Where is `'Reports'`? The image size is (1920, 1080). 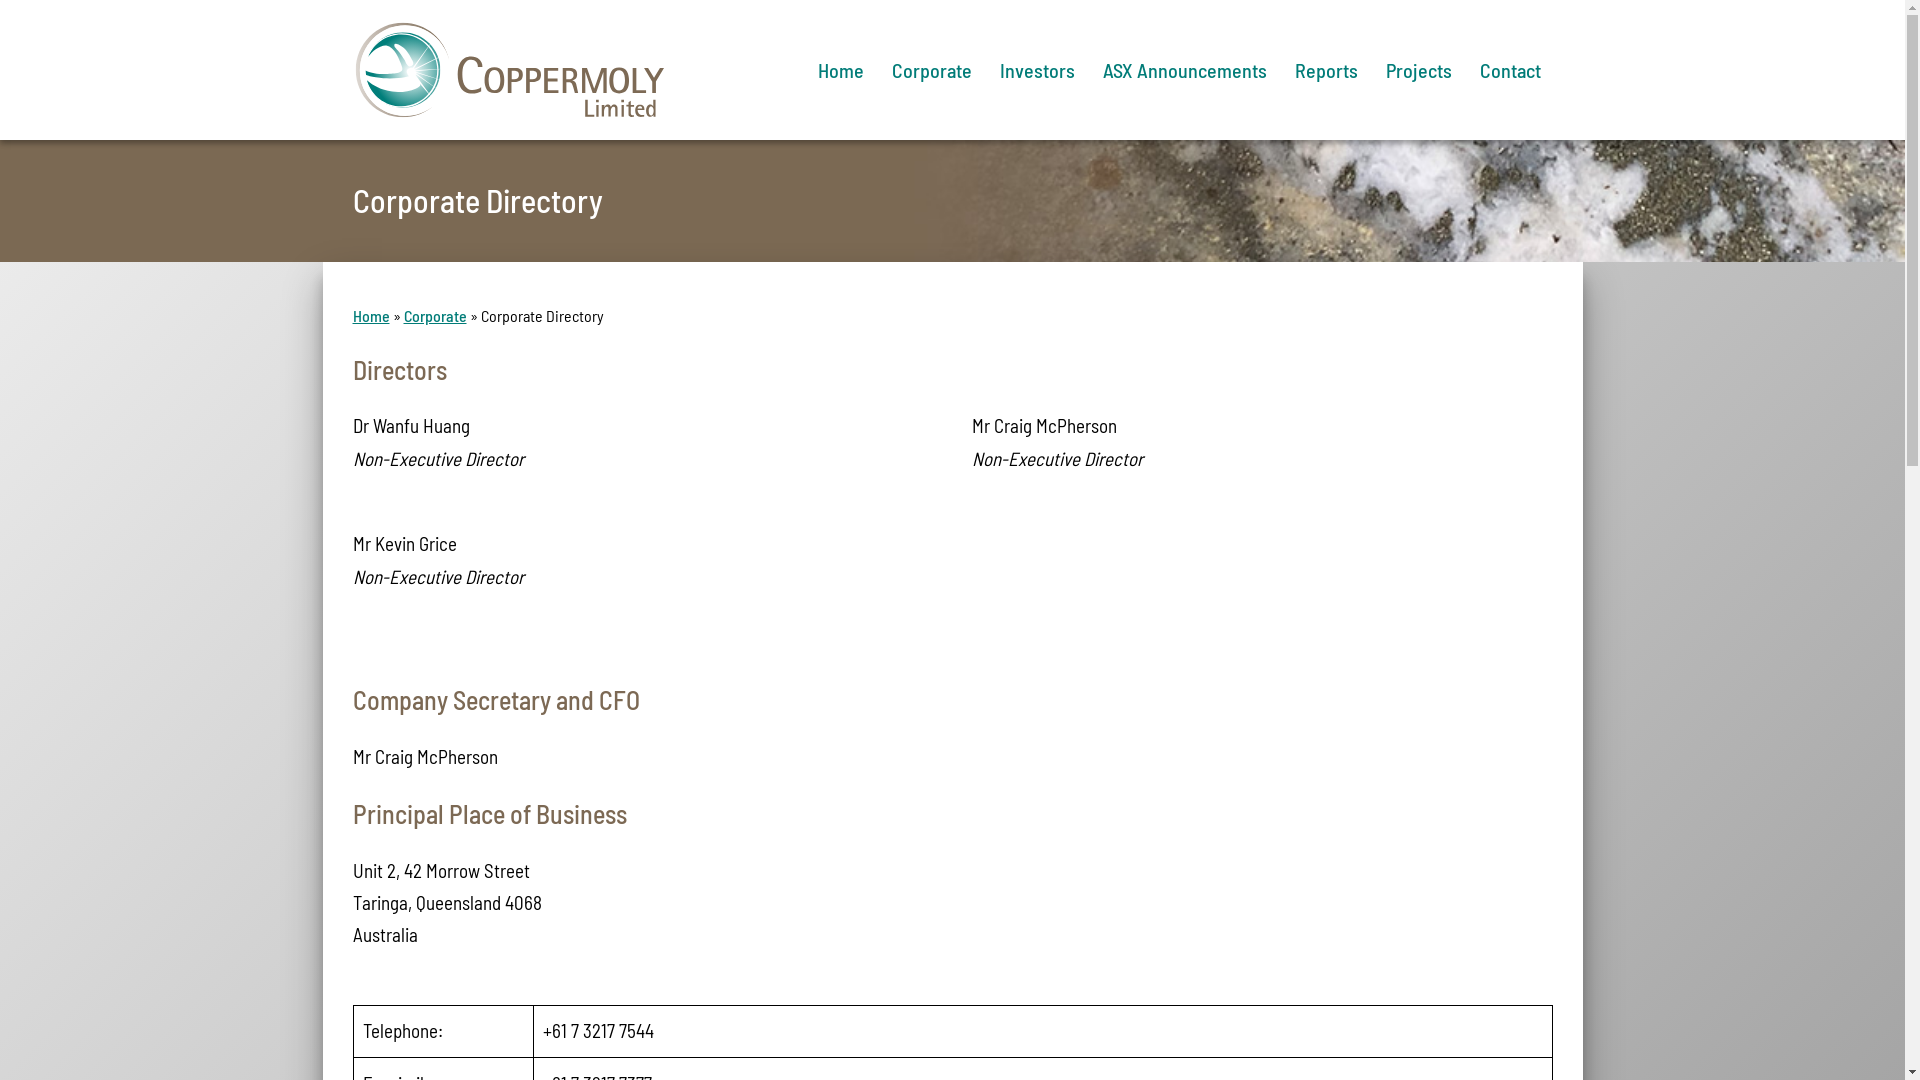
'Reports' is located at coordinates (1325, 68).